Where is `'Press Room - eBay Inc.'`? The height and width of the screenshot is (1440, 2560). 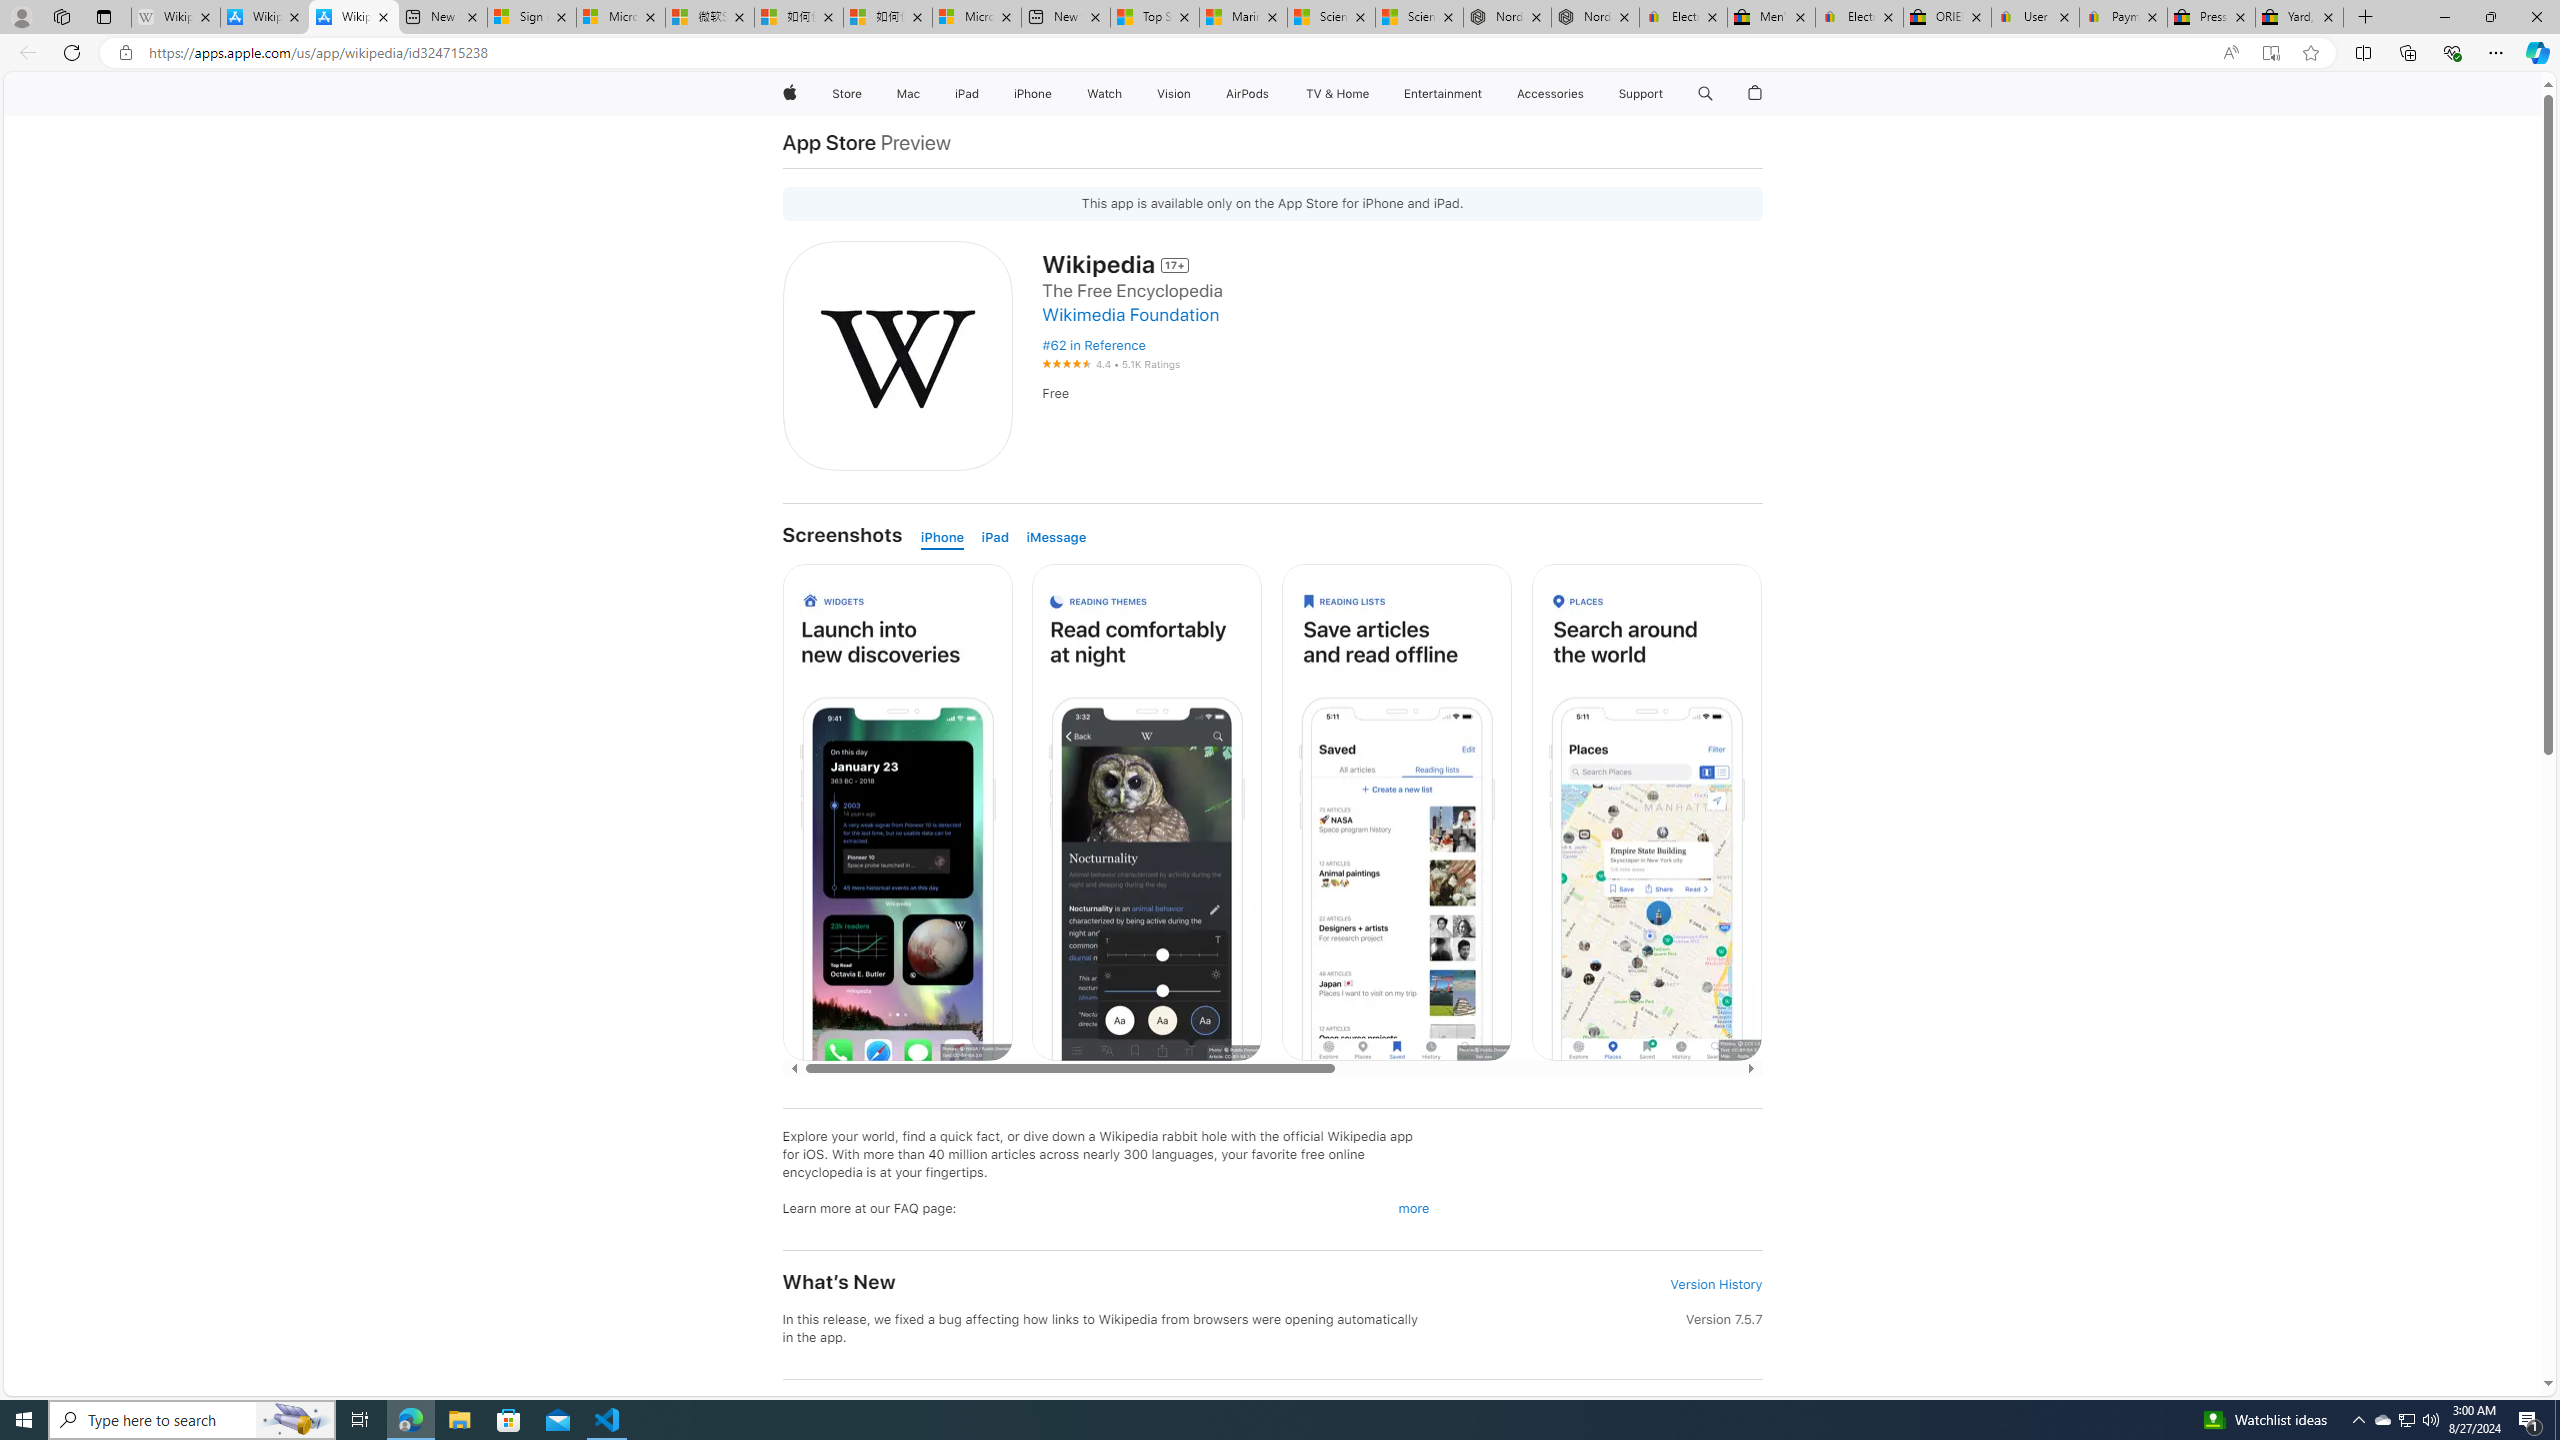
'Press Room - eBay Inc.' is located at coordinates (2209, 16).